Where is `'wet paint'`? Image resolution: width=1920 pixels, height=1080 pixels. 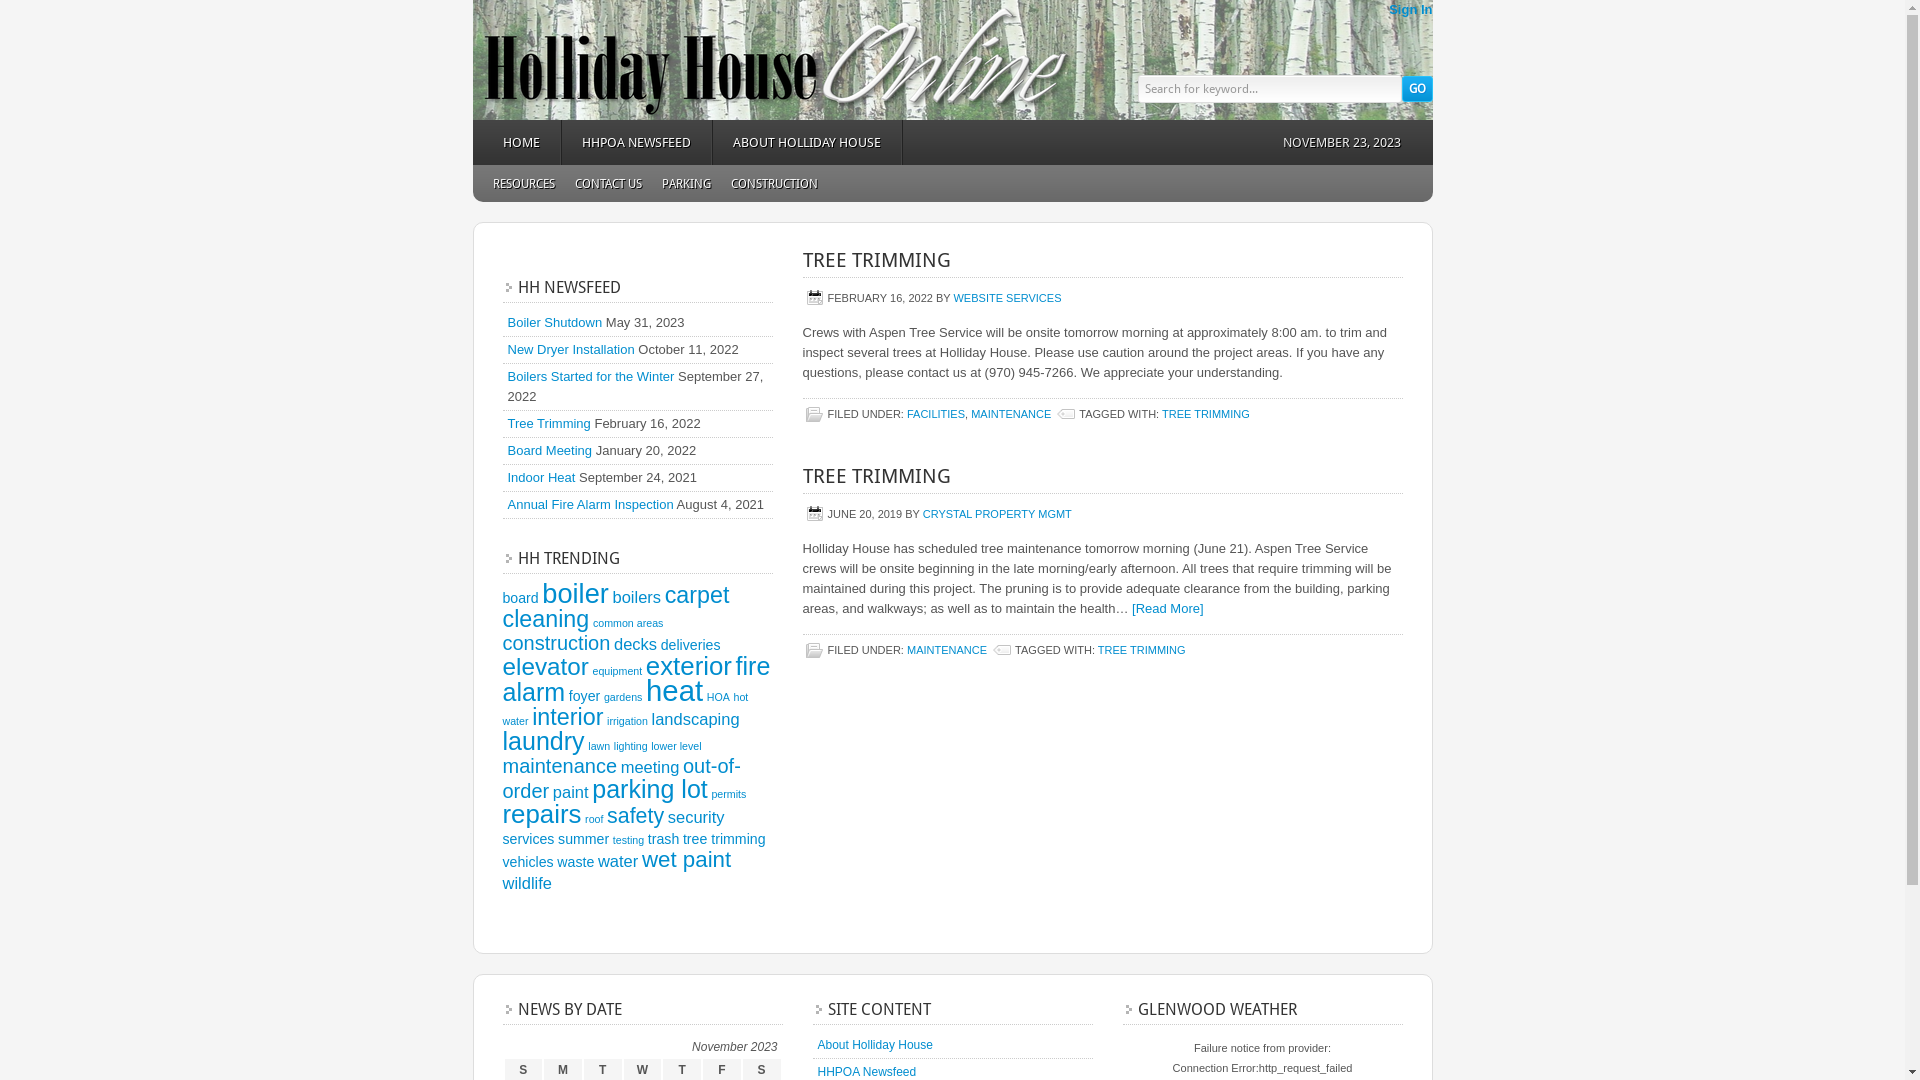 'wet paint' is located at coordinates (686, 858).